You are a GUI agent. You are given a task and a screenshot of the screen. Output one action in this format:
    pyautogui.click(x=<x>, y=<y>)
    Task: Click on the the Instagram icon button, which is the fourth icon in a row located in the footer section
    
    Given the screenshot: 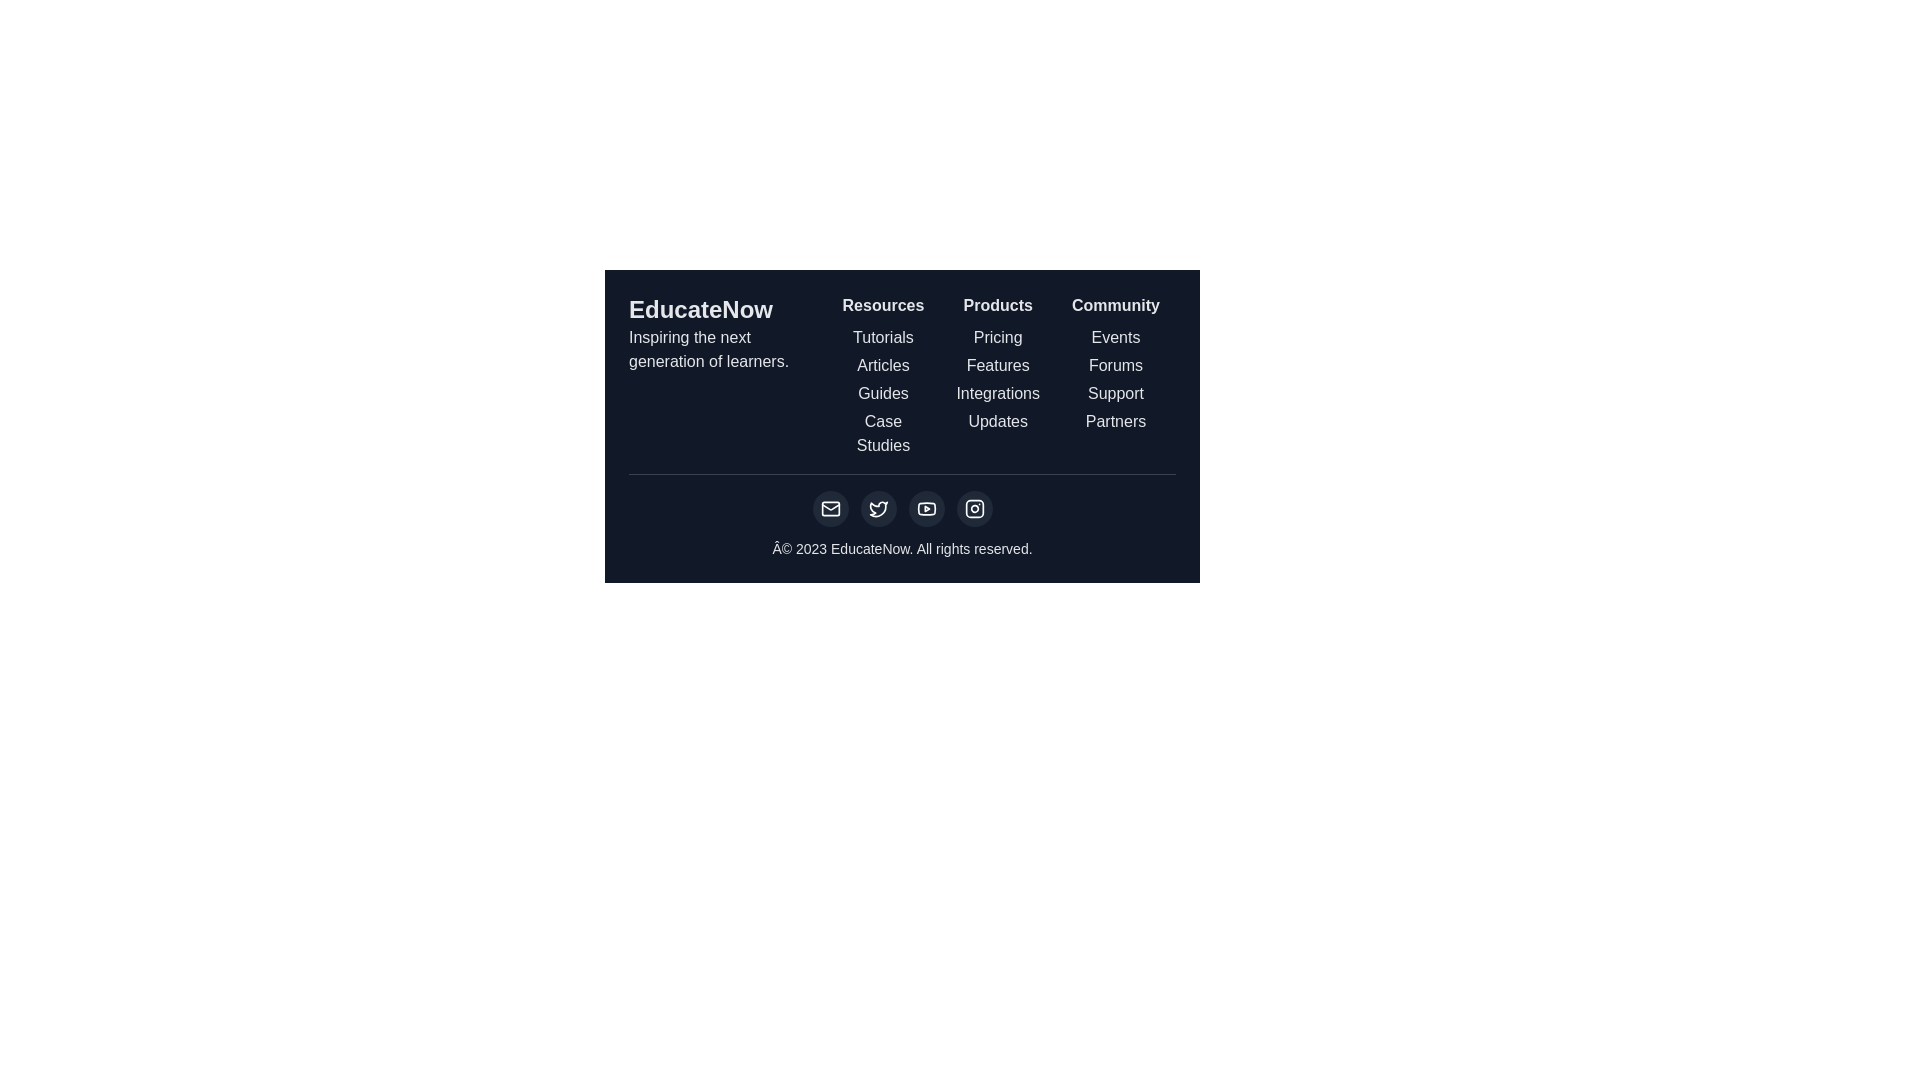 What is the action you would take?
    pyautogui.click(x=974, y=508)
    